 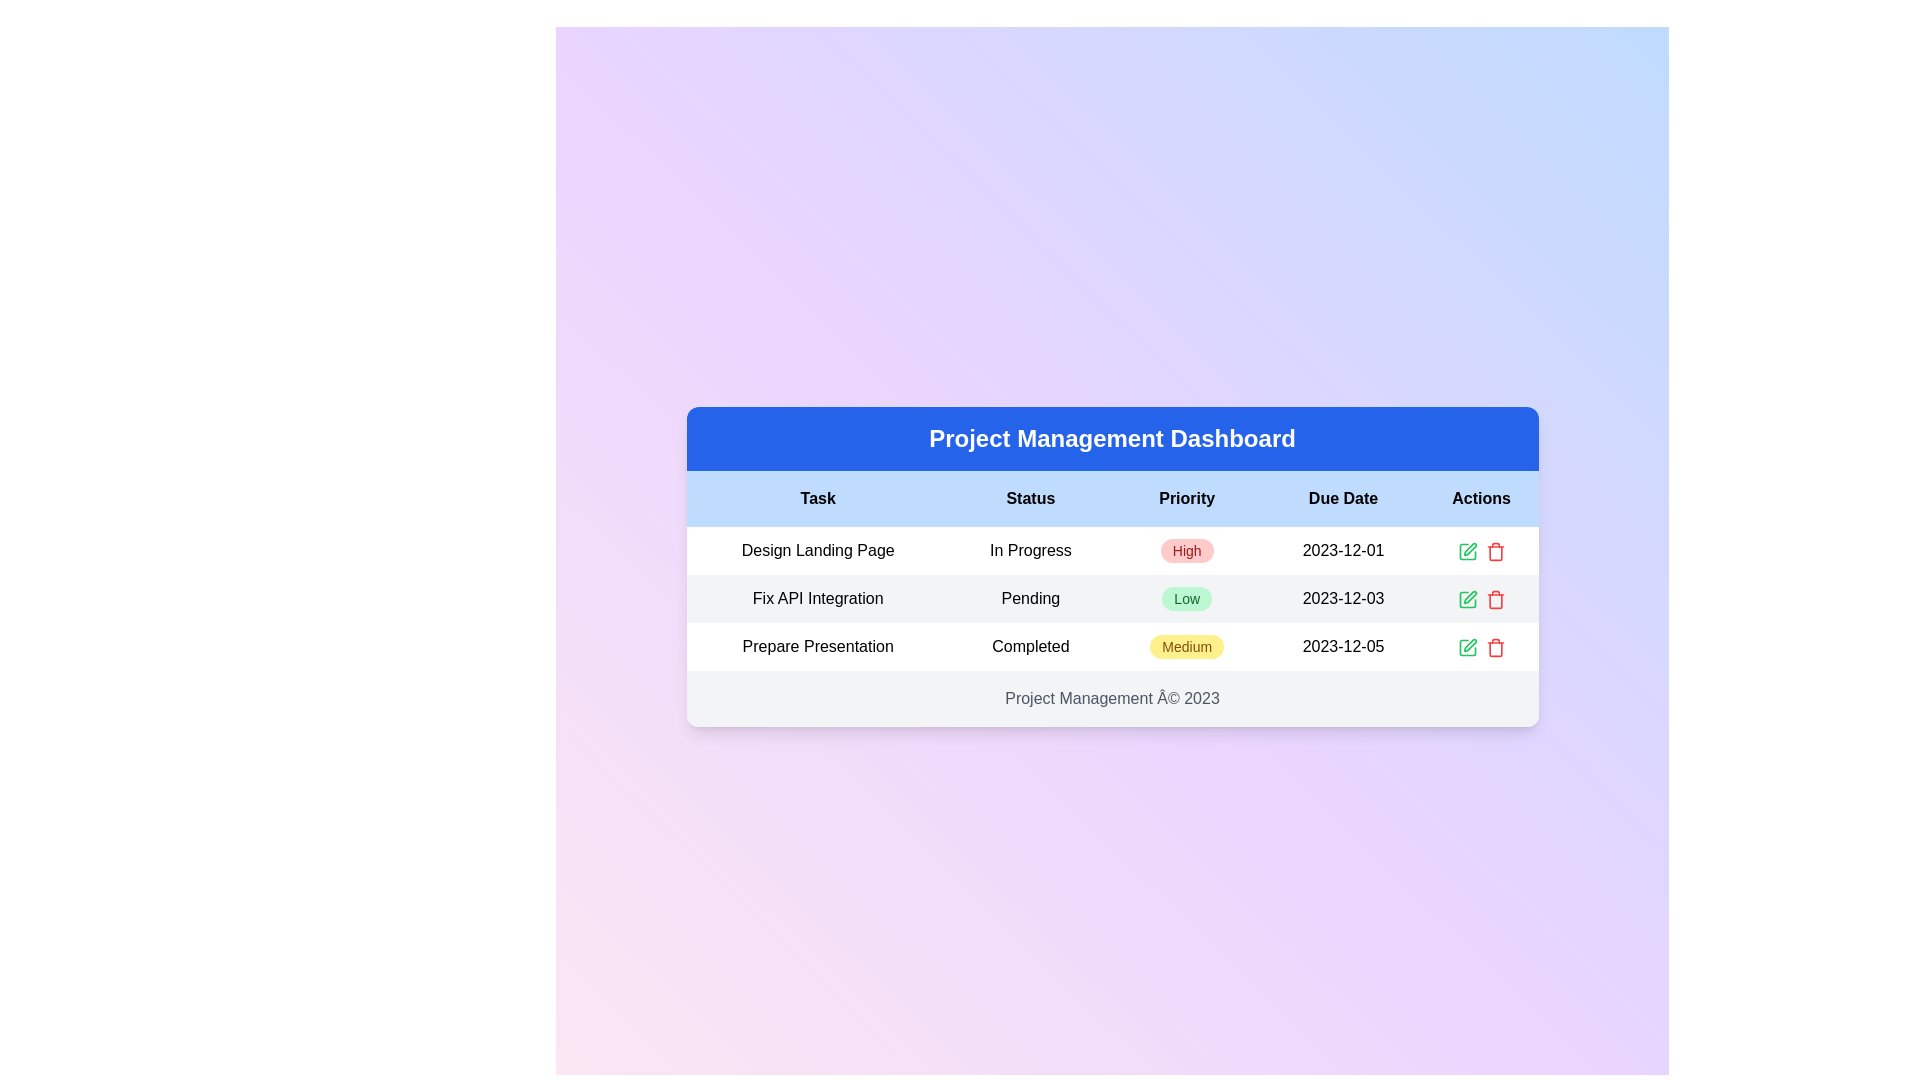 I want to click on the red trash icon button in the actions group for the 'Design Landing Page' row, so click(x=1495, y=551).